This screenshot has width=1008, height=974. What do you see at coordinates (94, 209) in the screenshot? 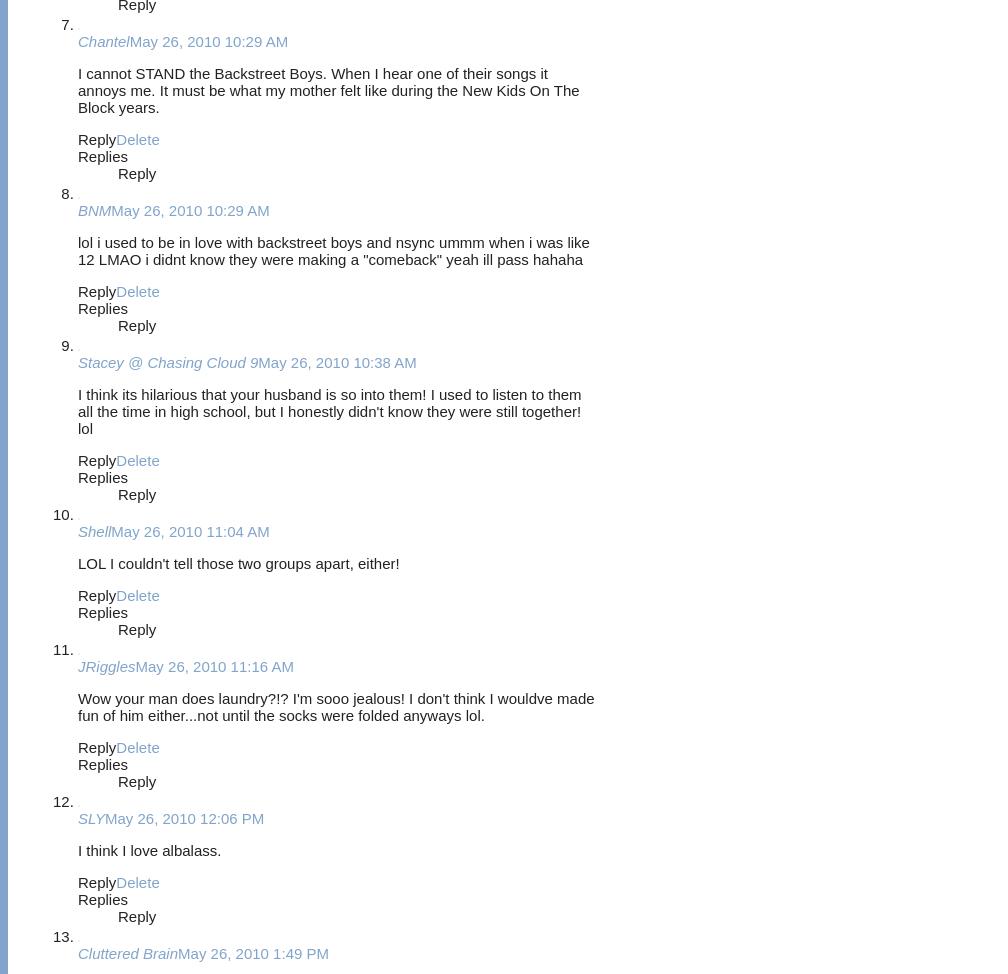
I see `'BNM'` at bounding box center [94, 209].